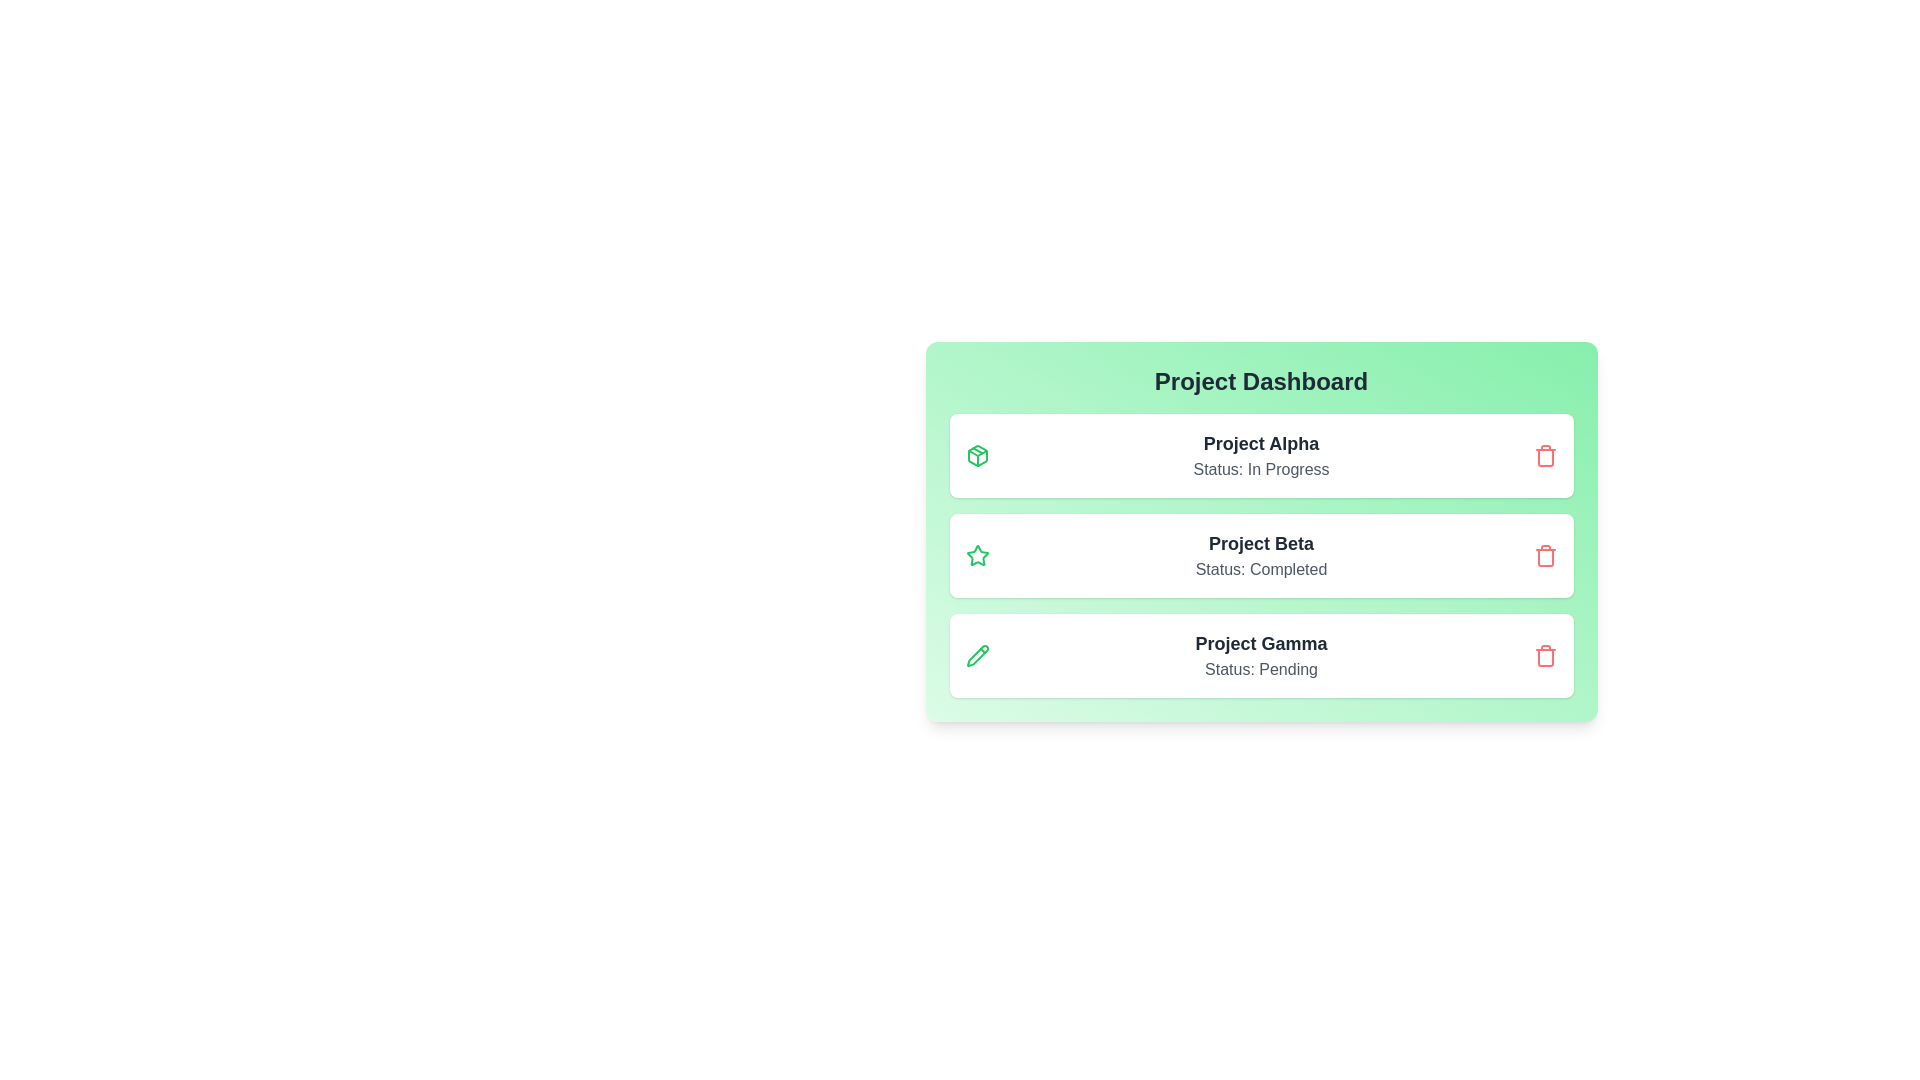 The height and width of the screenshot is (1080, 1920). I want to click on the details of the project Project Beta, so click(1260, 555).